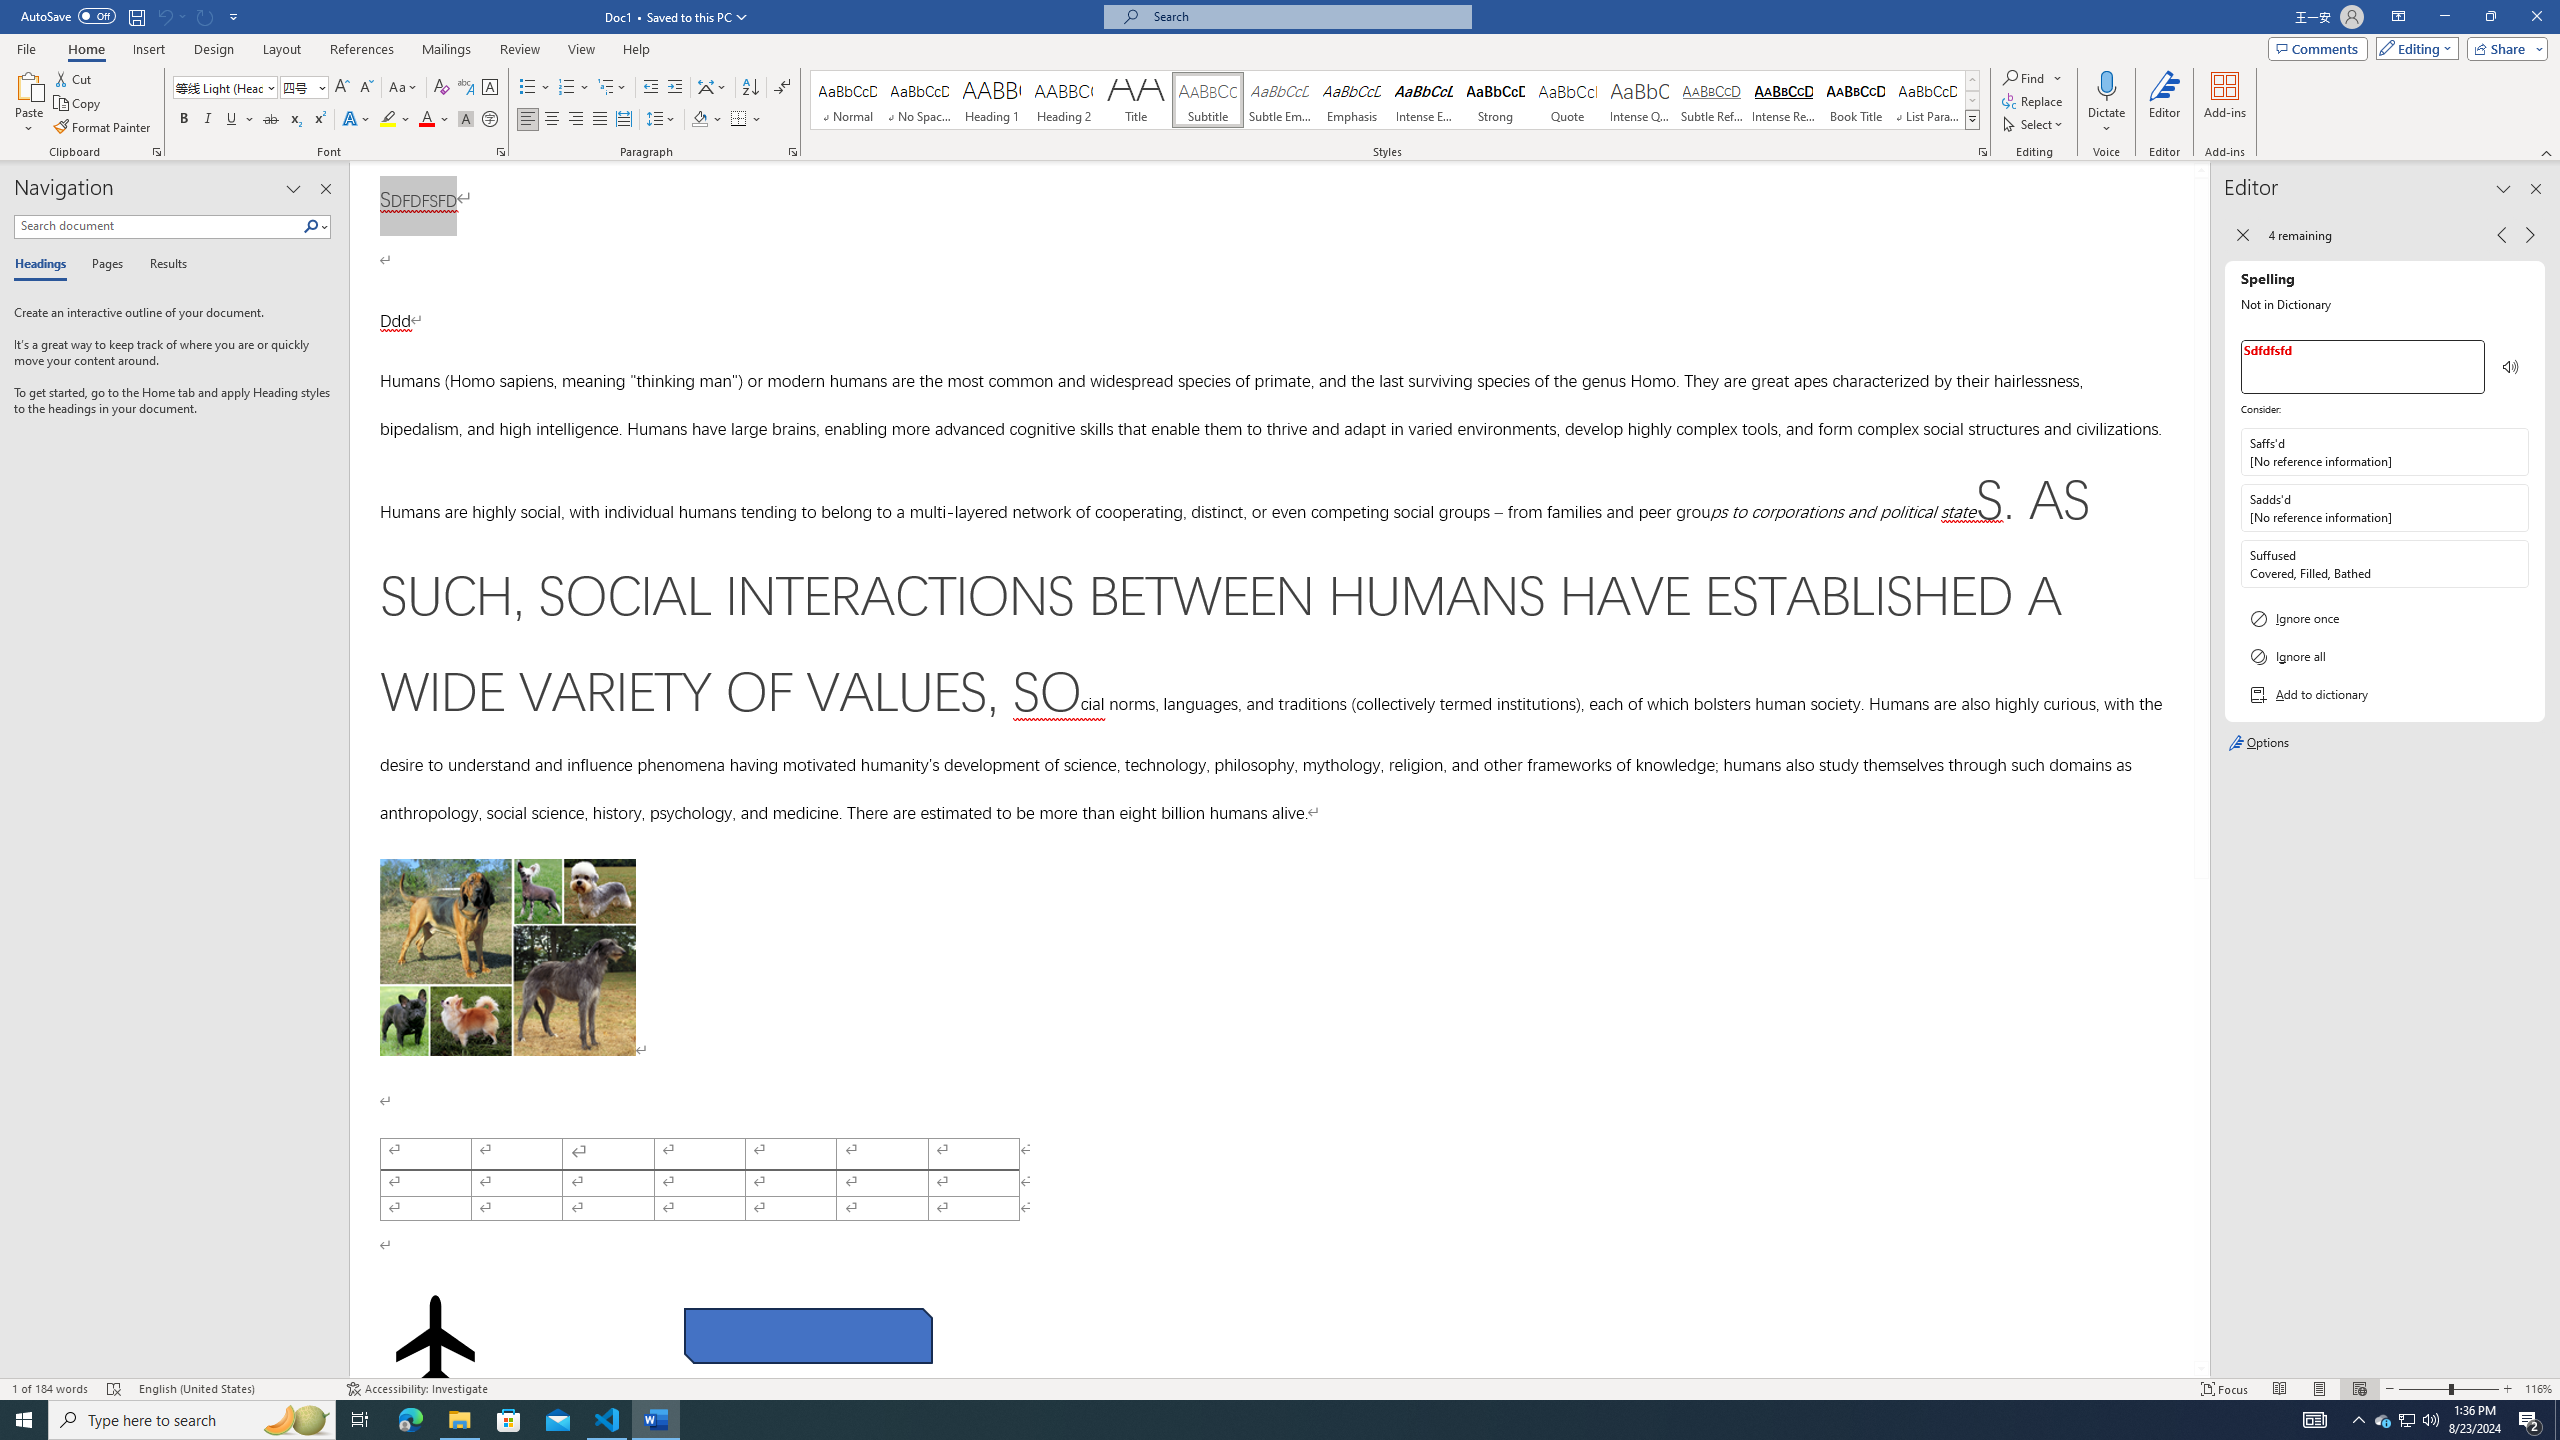 The width and height of the screenshot is (2560, 1440). I want to click on 'Heading 1', so click(991, 99).